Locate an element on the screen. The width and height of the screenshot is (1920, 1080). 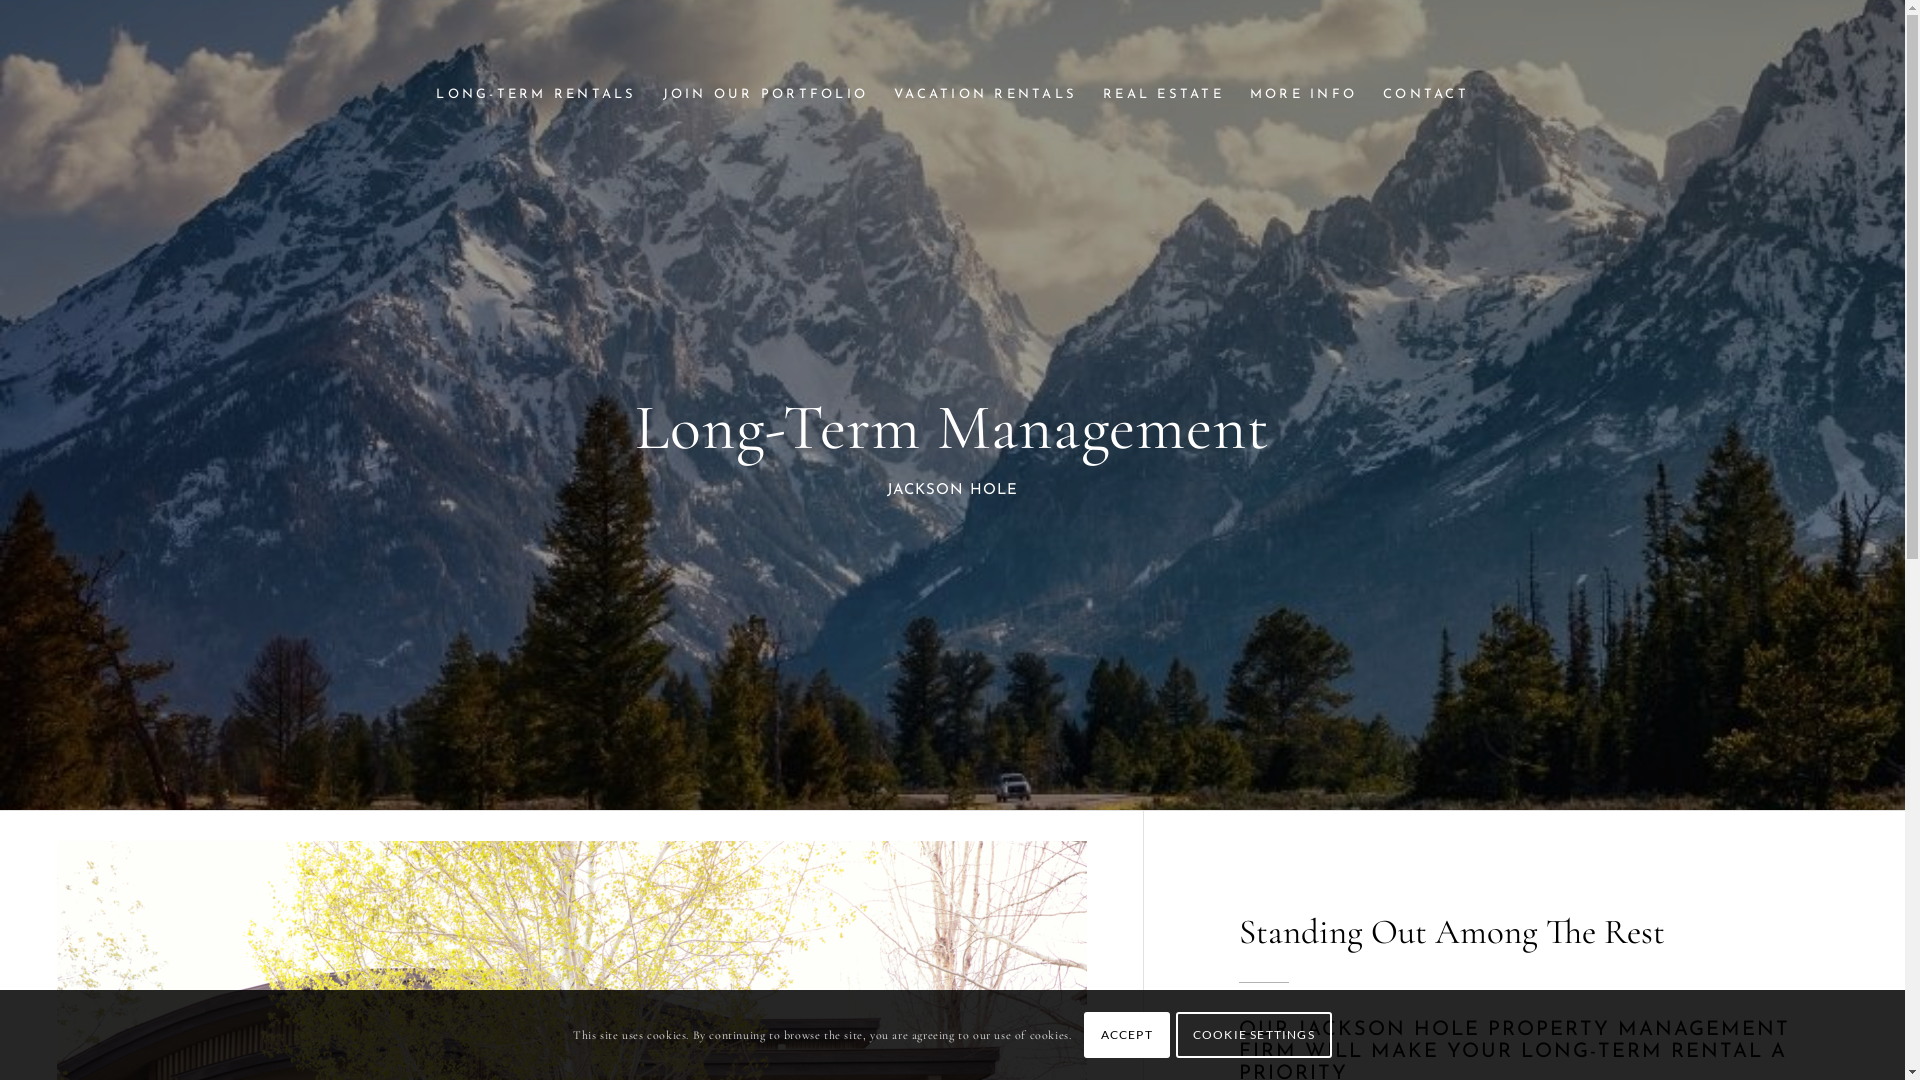
'VACATION RENTALS' is located at coordinates (985, 95).